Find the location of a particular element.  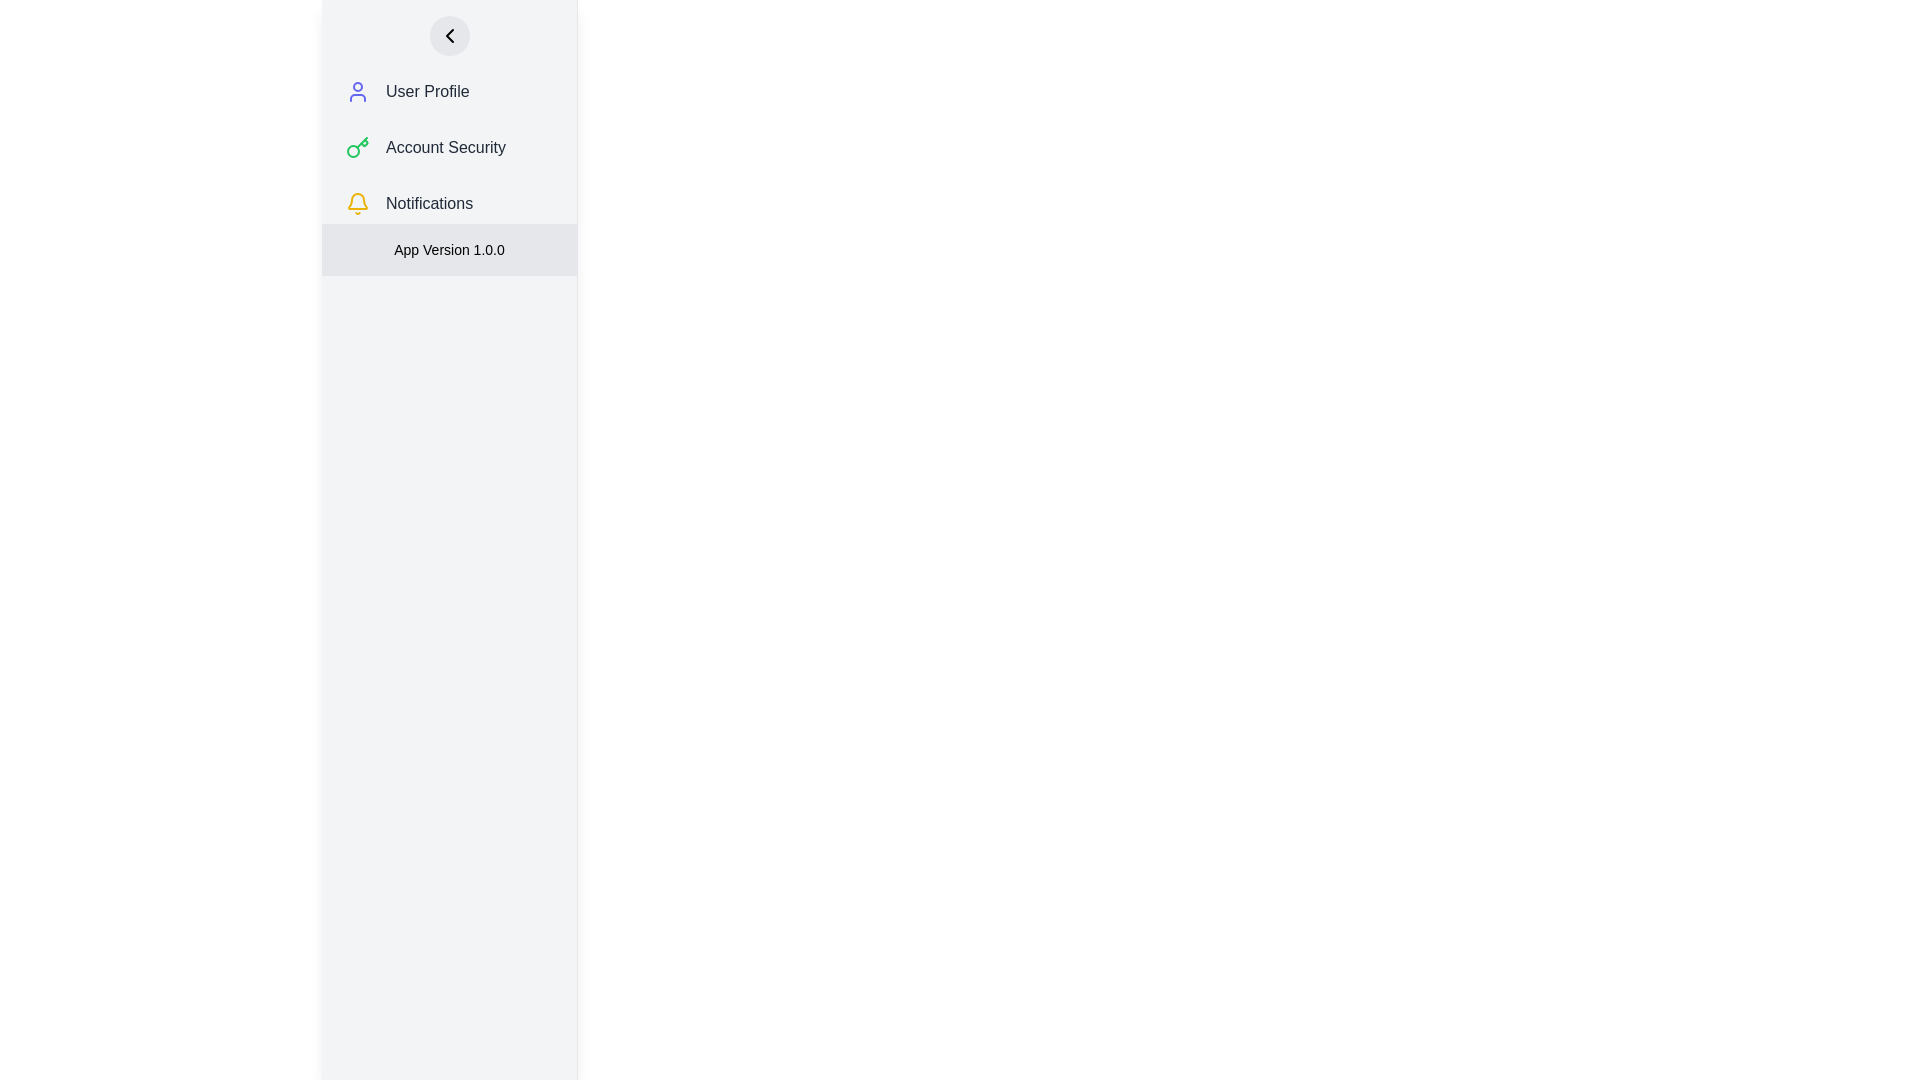

the 'User Profile' menu item, which is the first item in the vertical list of menu options in the side navigation bar is located at coordinates (448, 92).